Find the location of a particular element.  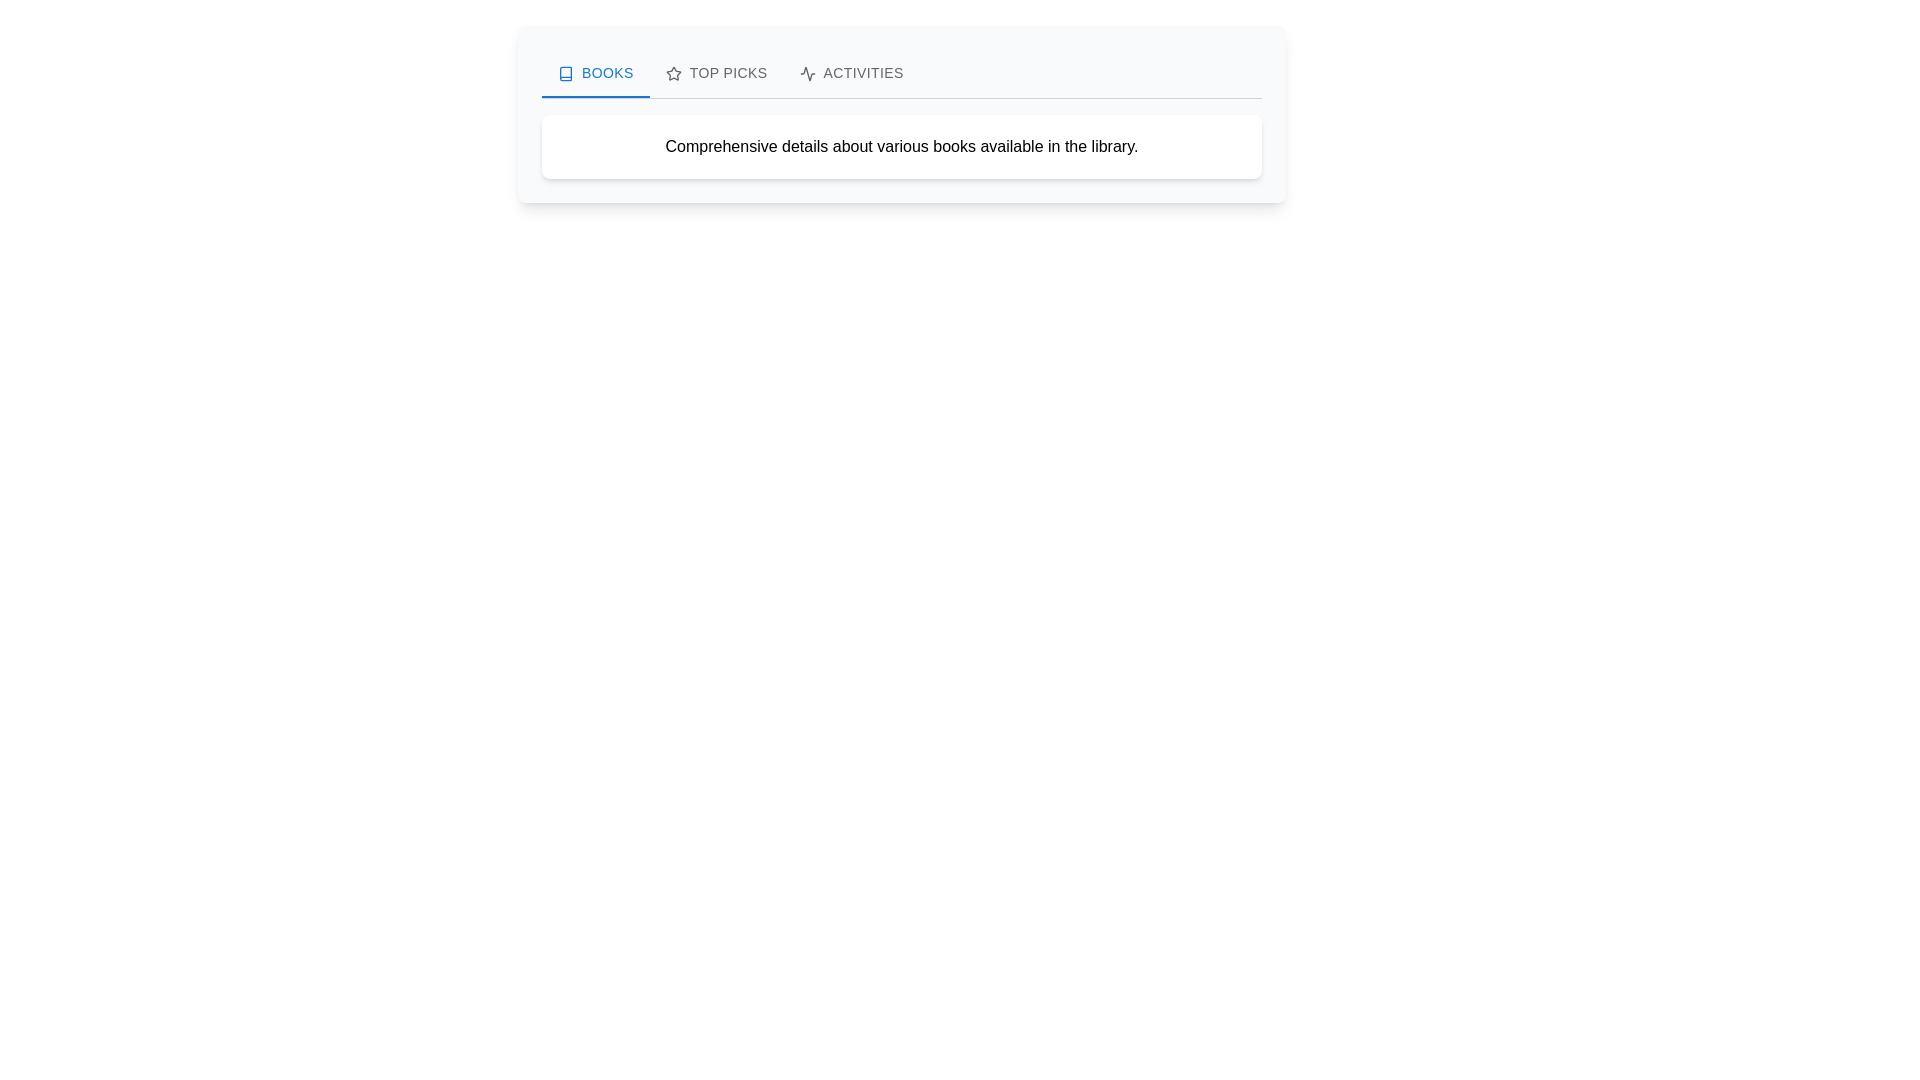

the 'Top Picks' tab in the navigation bar is located at coordinates (716, 72).